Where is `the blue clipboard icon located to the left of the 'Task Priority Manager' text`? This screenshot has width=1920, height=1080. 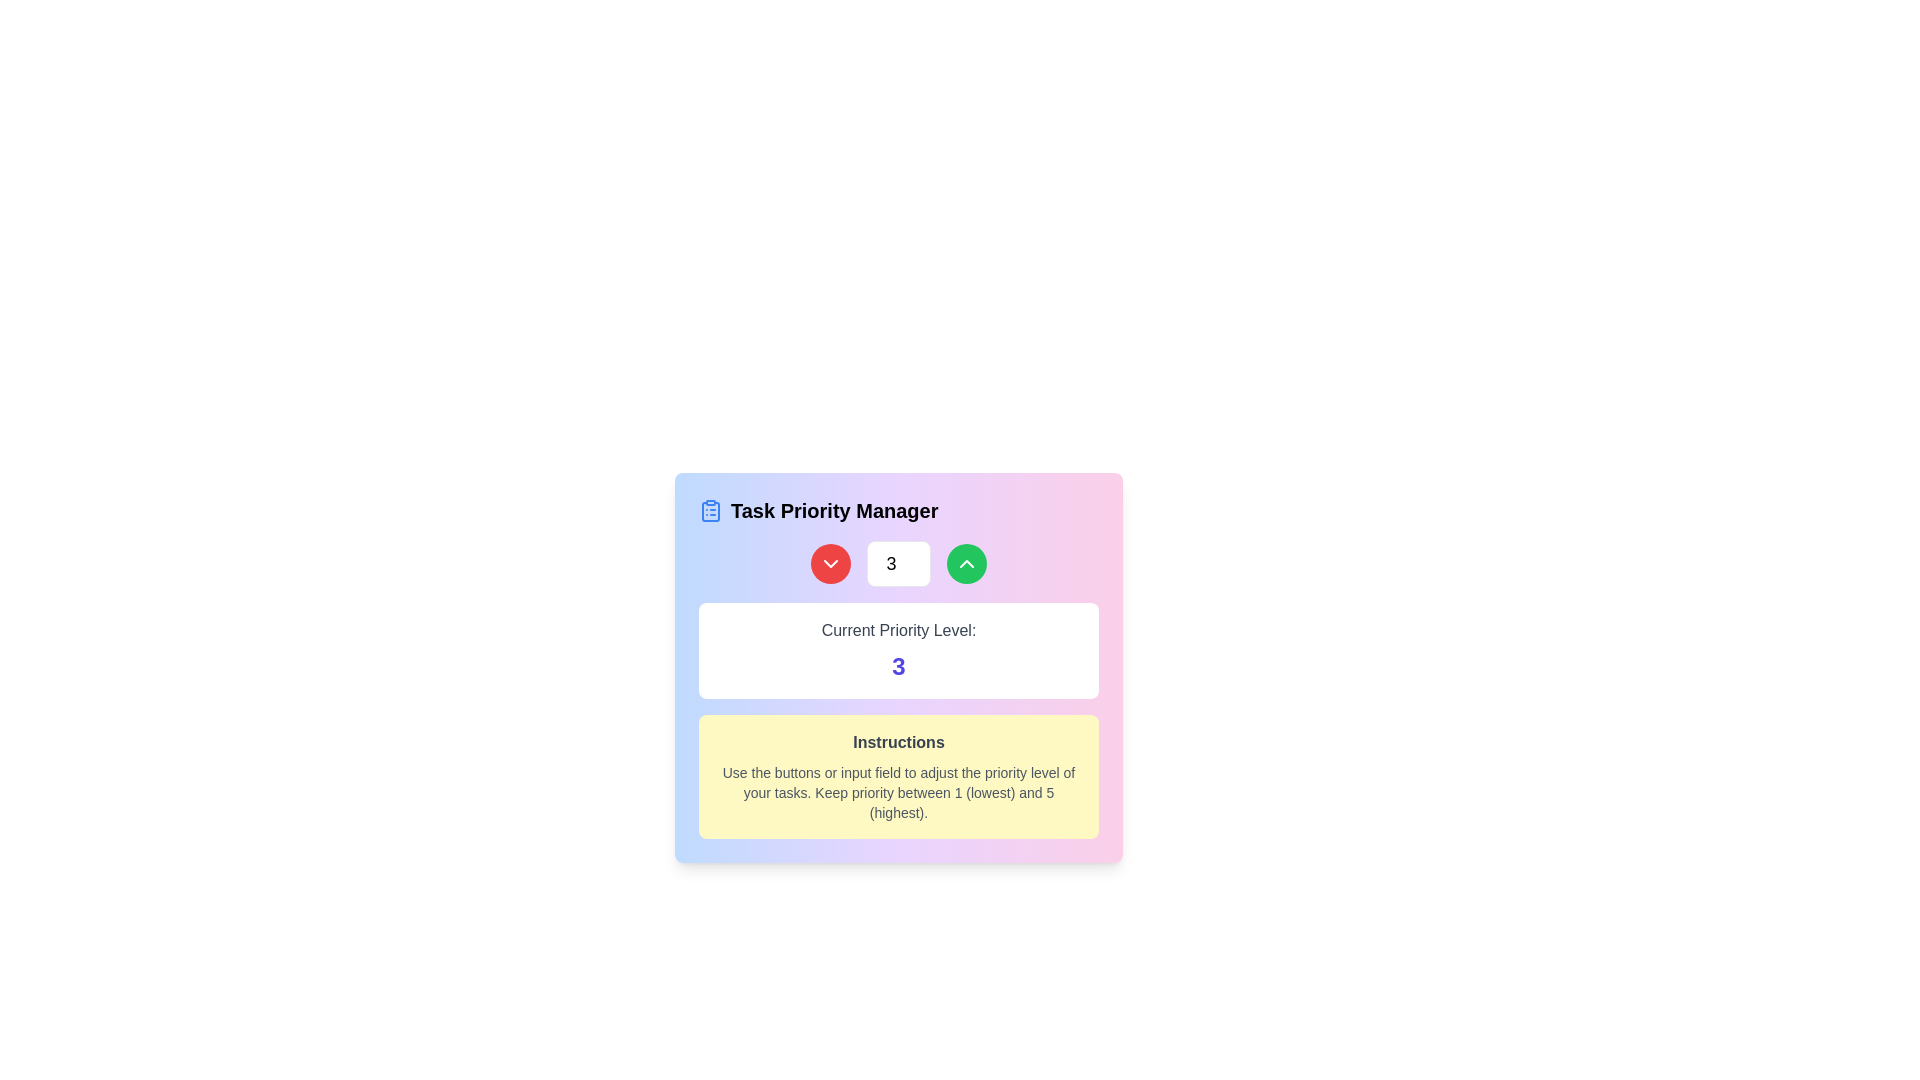 the blue clipboard icon located to the left of the 'Task Priority Manager' text is located at coordinates (710, 509).